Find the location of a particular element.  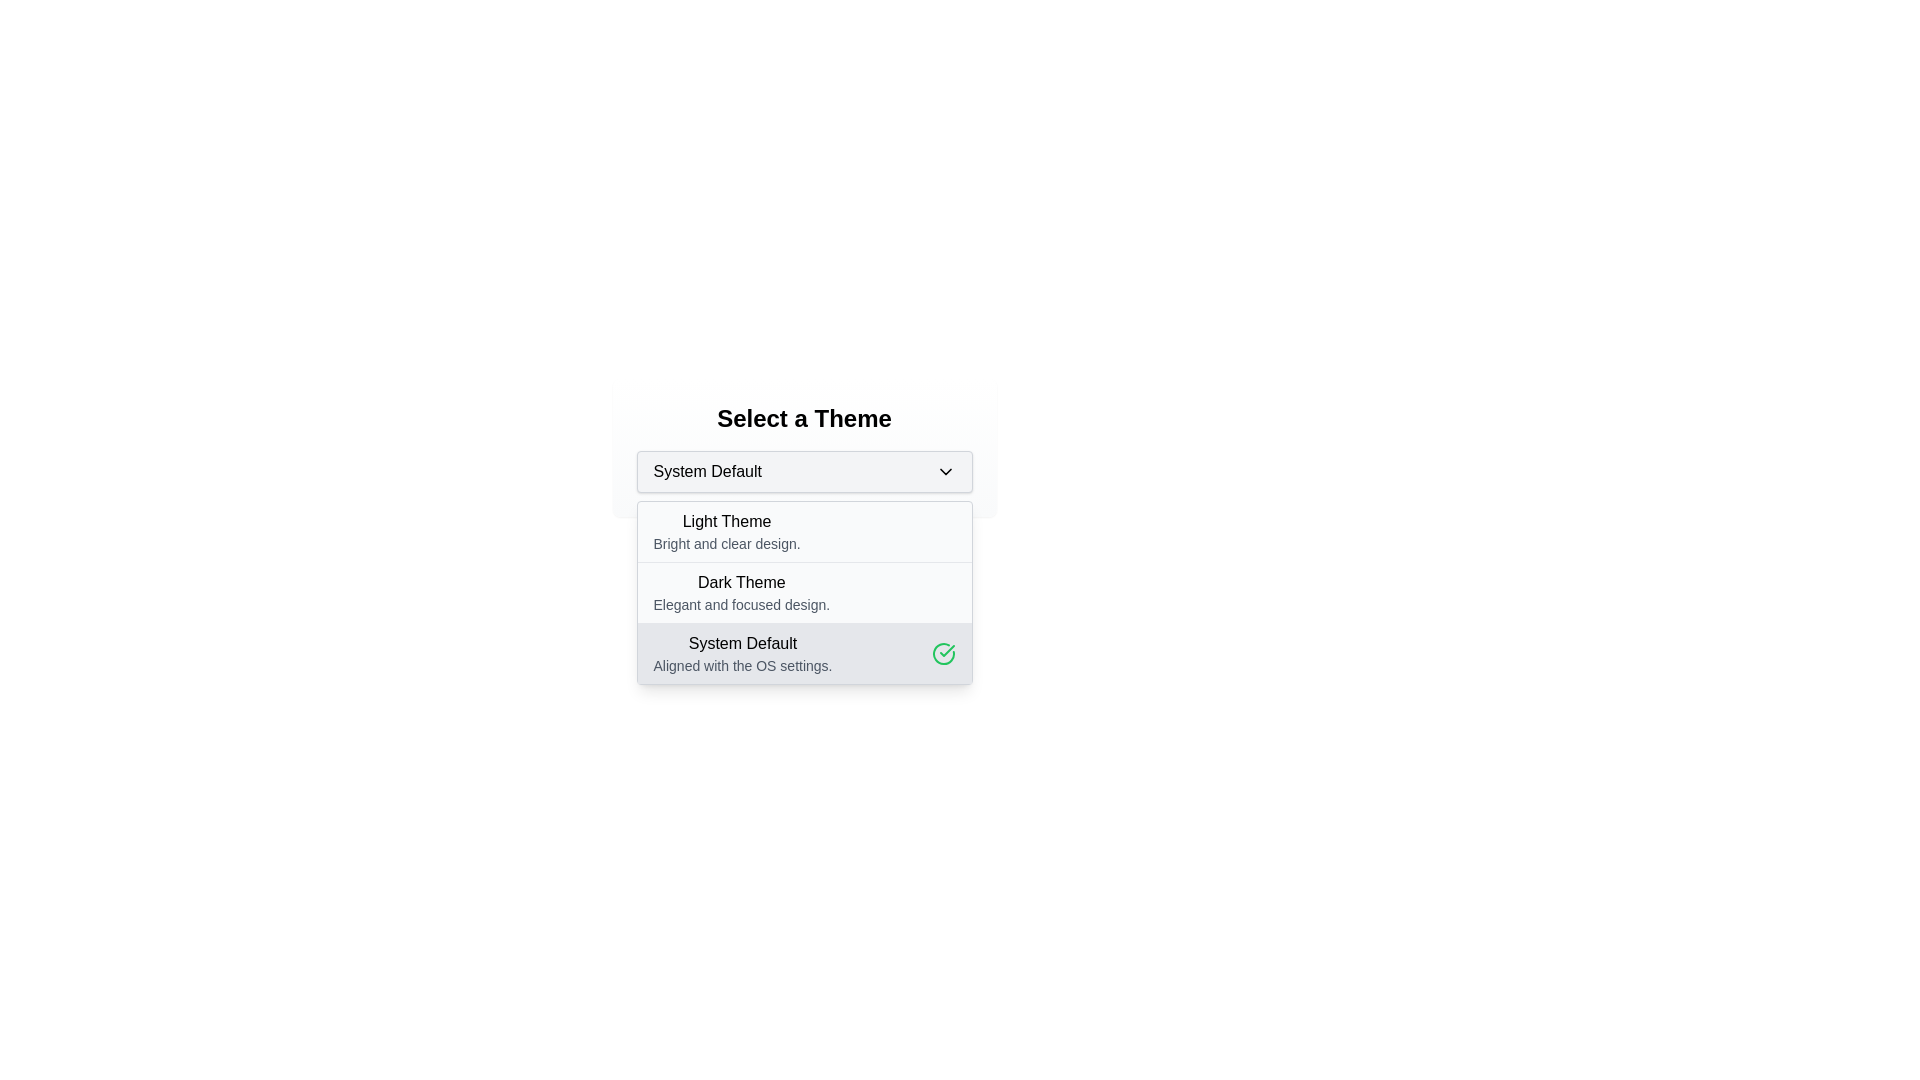

the text label providing additional descriptive information about the 'Light Theme' option, which is located below the 'Light Theme' text within a dropdown menu is located at coordinates (726, 543).